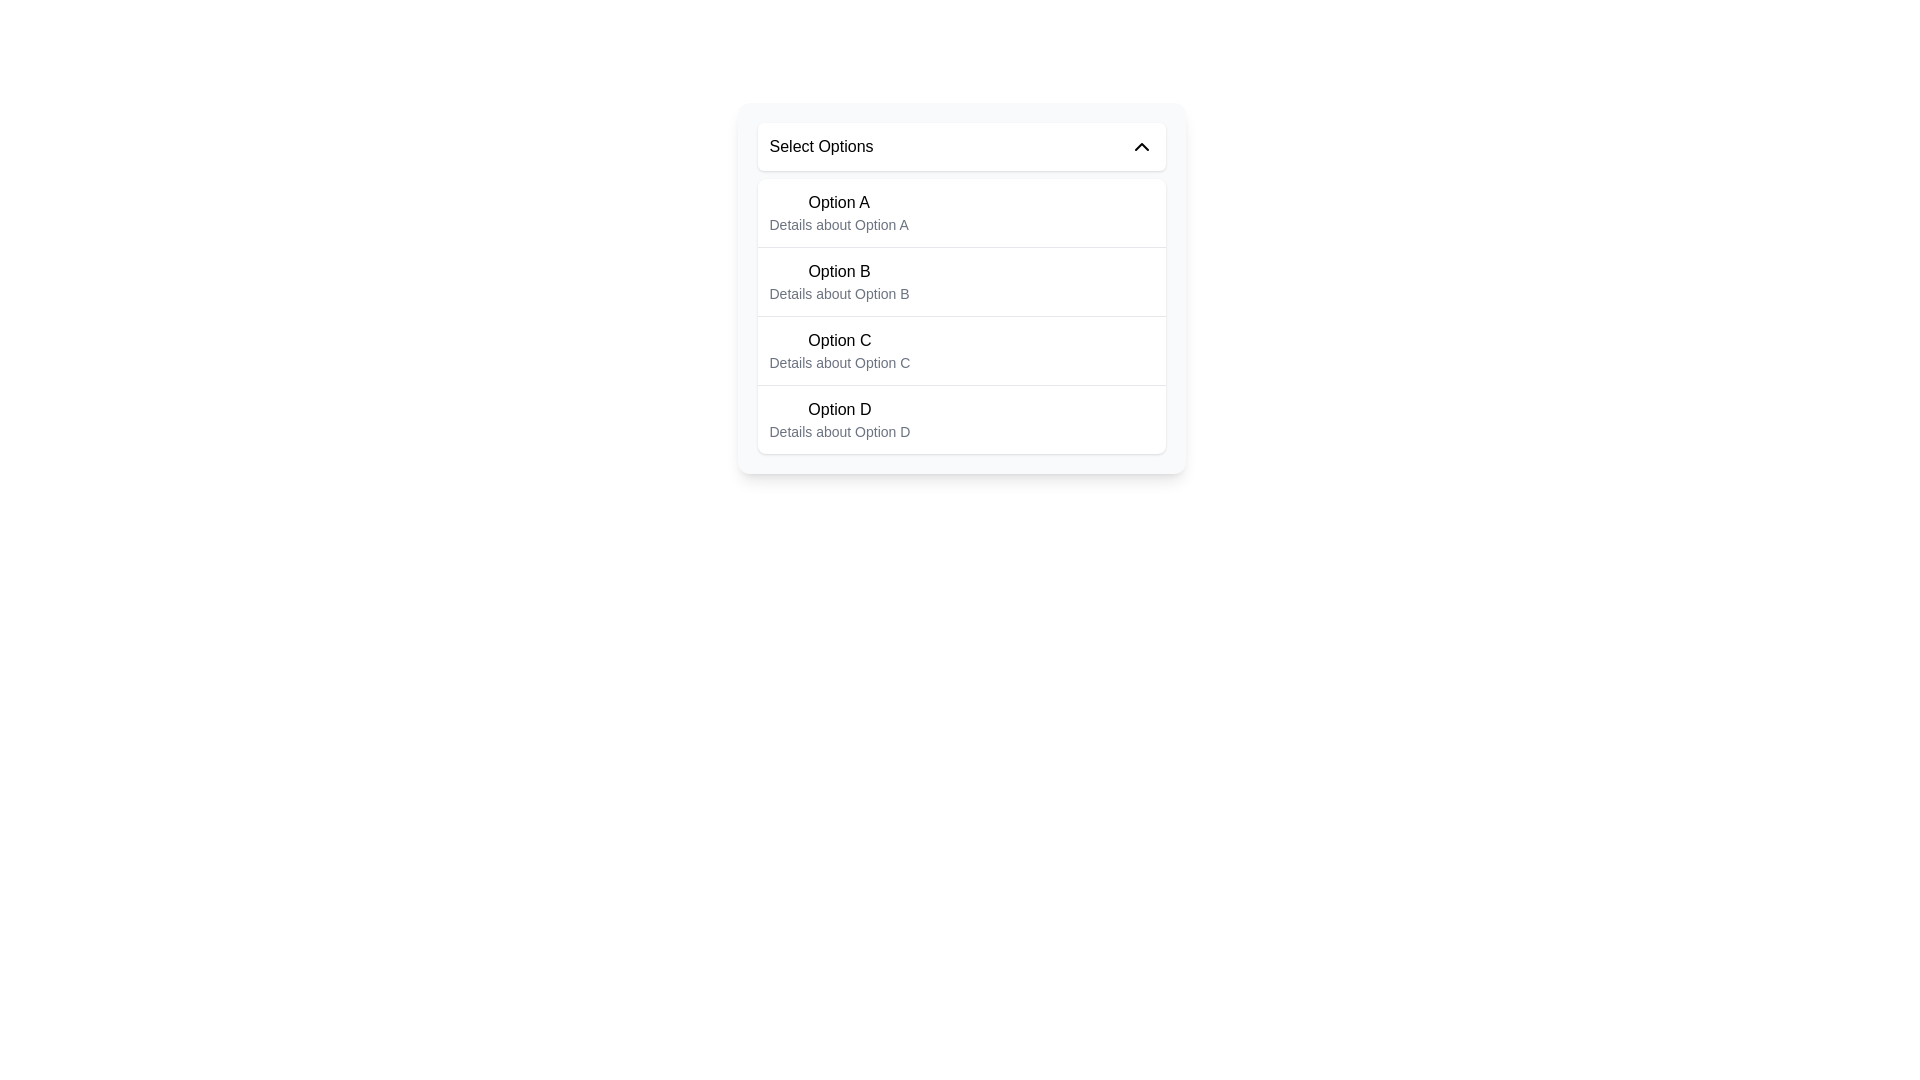 Image resolution: width=1920 pixels, height=1080 pixels. I want to click on the second option 'Option B', so click(961, 288).